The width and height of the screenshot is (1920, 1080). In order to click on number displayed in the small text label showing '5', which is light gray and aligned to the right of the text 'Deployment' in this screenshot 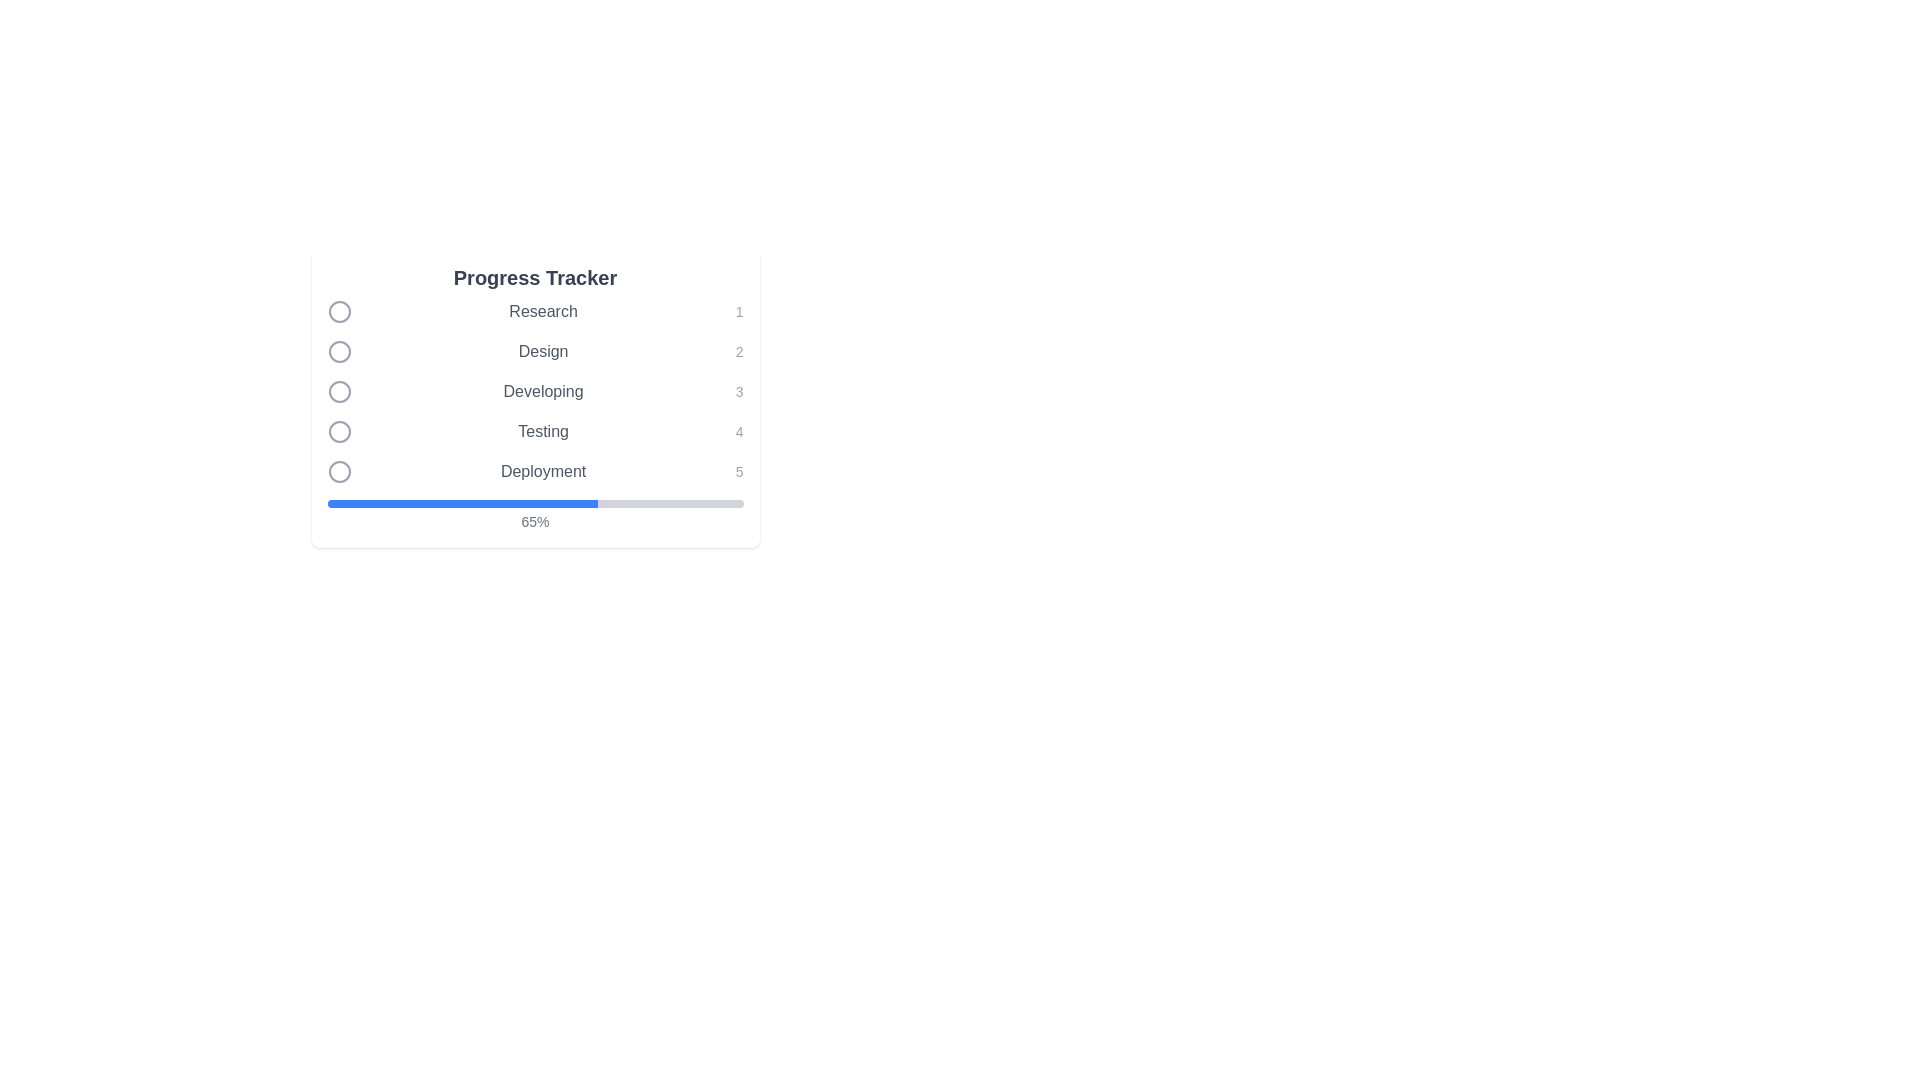, I will do `click(738, 471)`.